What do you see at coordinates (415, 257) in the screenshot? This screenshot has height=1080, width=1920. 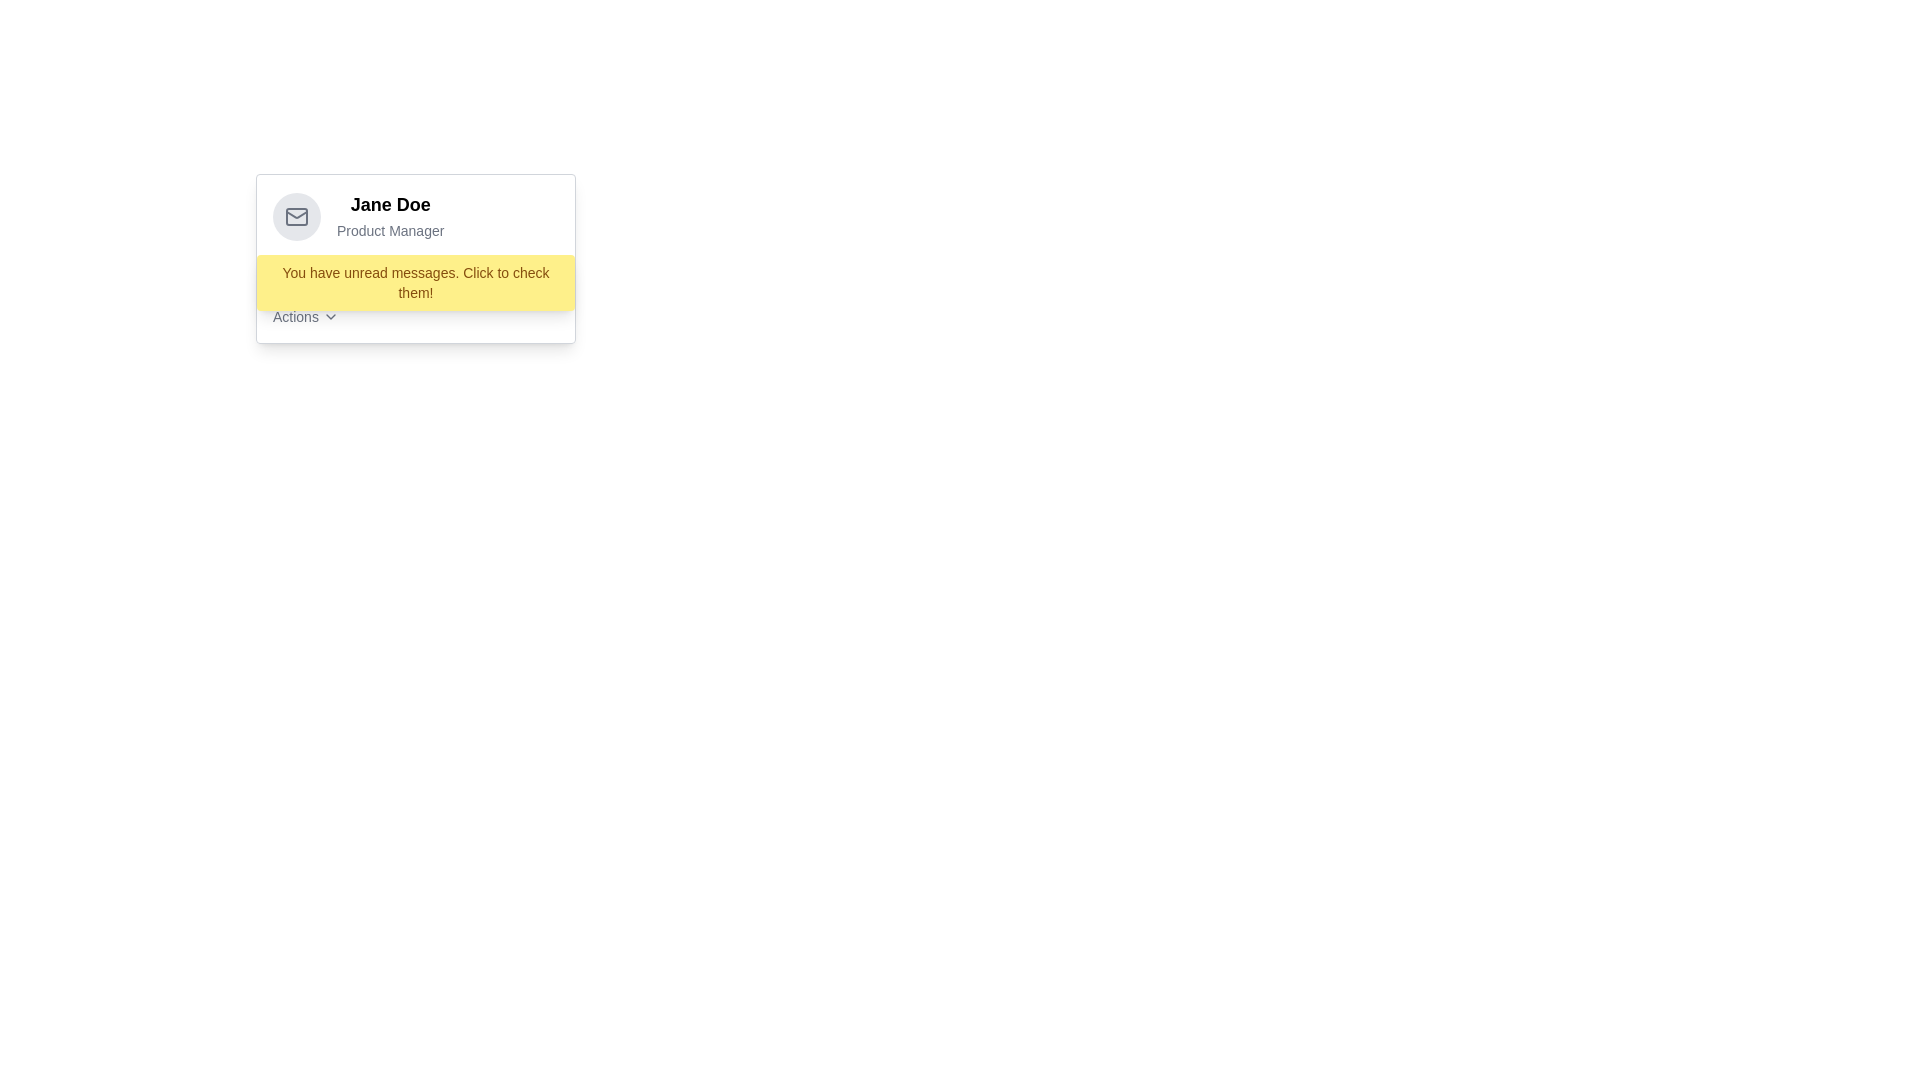 I see `the 'View Messages' button located in the notification section of the user profile card featuring 'Jane Doe' as the user` at bounding box center [415, 257].